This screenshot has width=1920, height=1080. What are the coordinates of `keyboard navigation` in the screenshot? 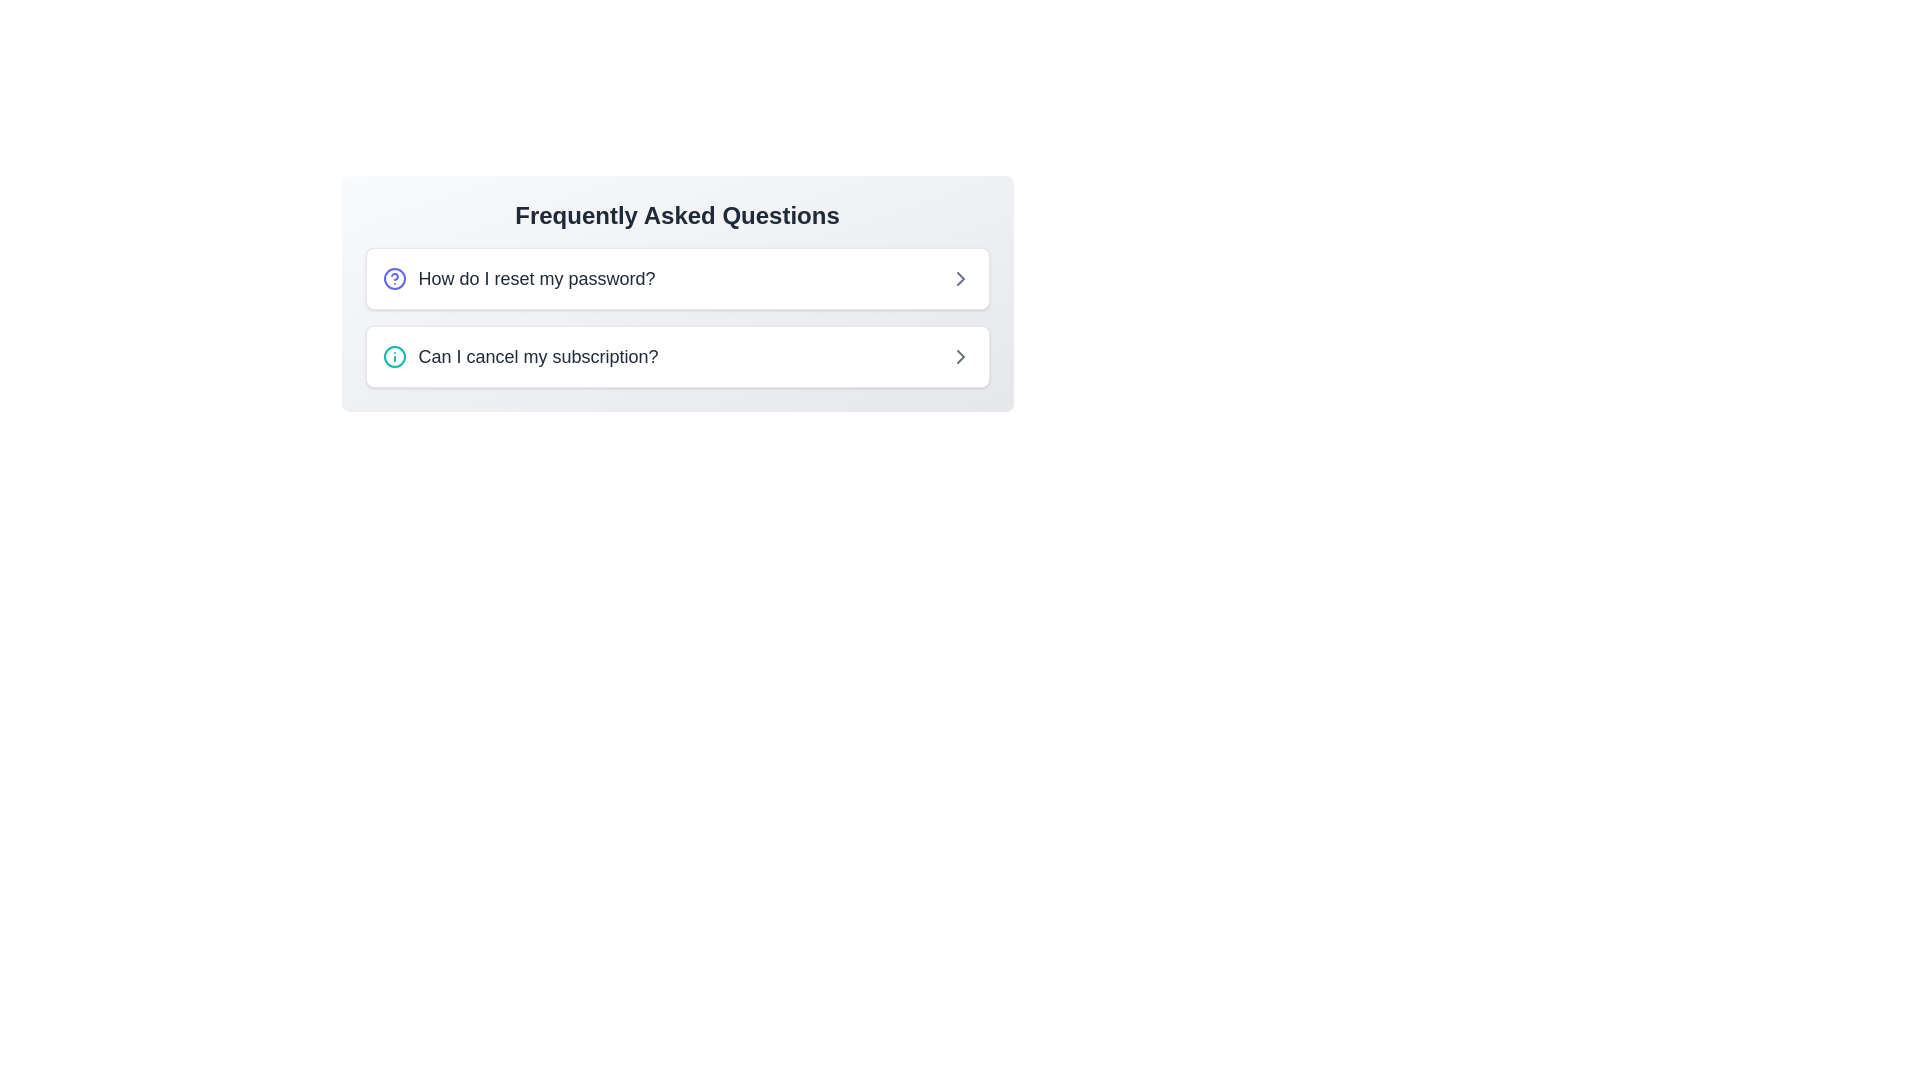 It's located at (537, 278).